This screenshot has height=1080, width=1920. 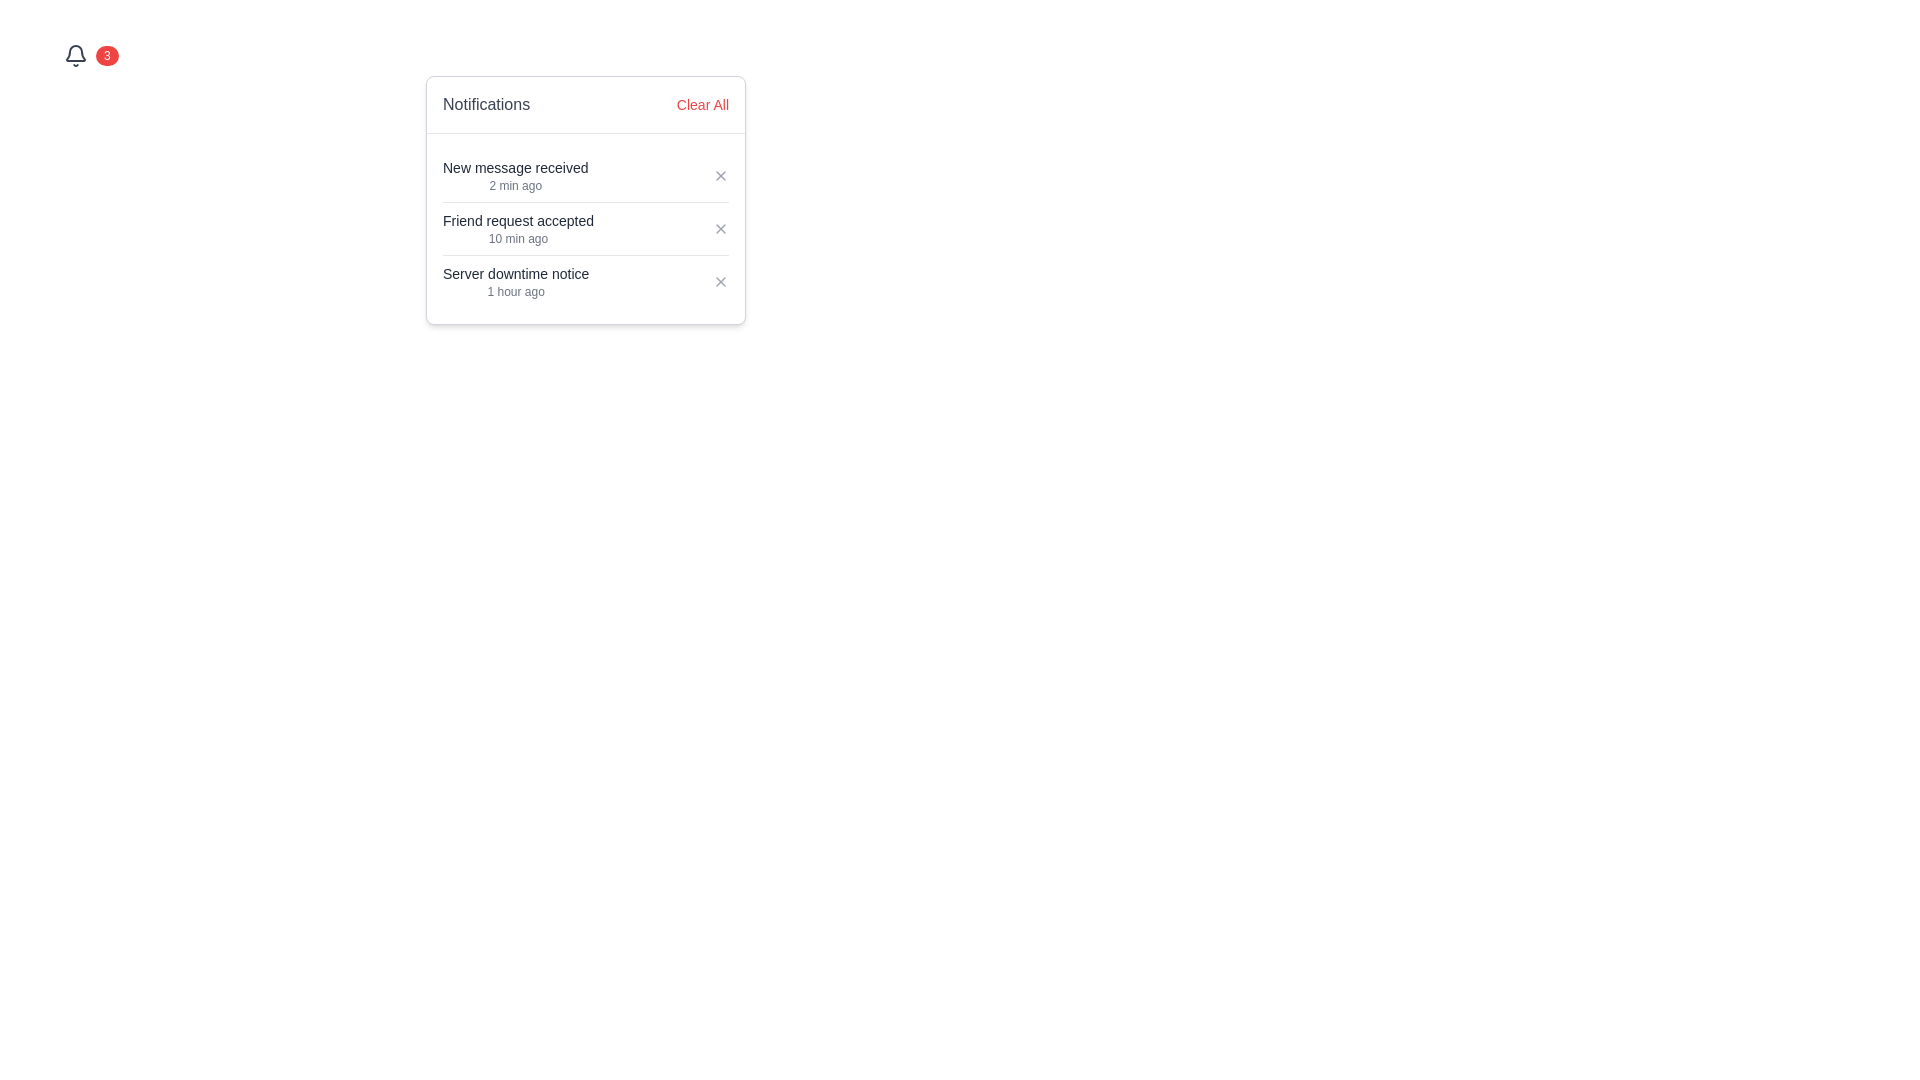 I want to click on the notification badge indicating three new notifications, located at the top-right of the interface adjacent to the bell-shaped notification icon, so click(x=106, y=55).